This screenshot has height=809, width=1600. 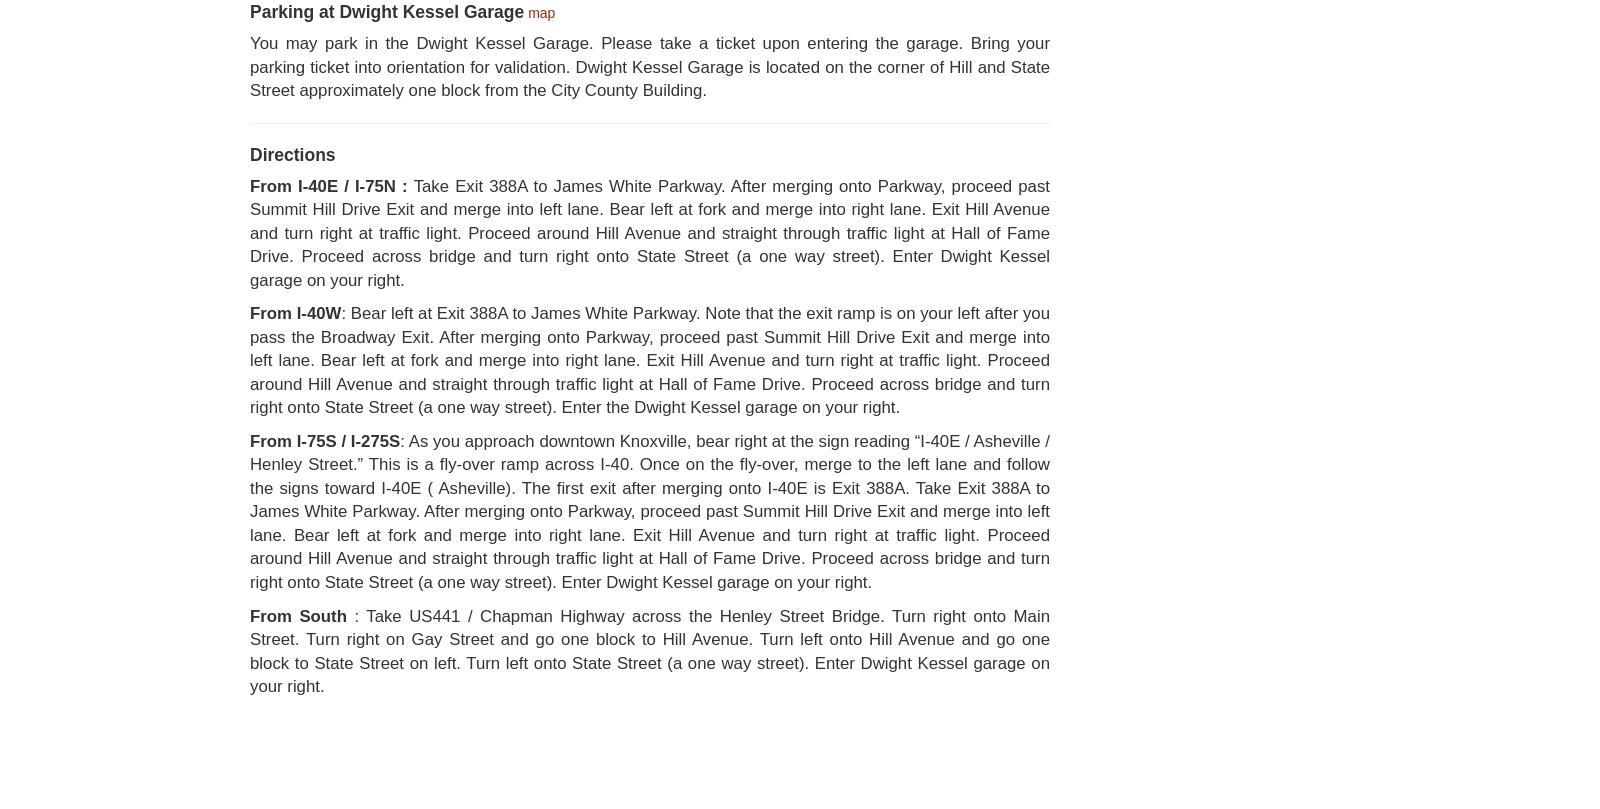 What do you see at coordinates (649, 360) in the screenshot?
I see `': Bear left at Exit 388A to James White Parkway. Note that the exit ramp is on your left after you pass the Broadway Exit. After merging onto Parkway, proceed past Summit Hill Drive Exit and merge into left lane. Bear left at fork and merge into right lane. Exit Hill Avenue and turn right at traffic light. Proceed around Hill Avenue and straight through traffic light at Hall of Fame Drive. Proceed across bridge and turn right onto State Street (a one way street). Enter the Dwight Kessel garage on your right.'` at bounding box center [649, 360].